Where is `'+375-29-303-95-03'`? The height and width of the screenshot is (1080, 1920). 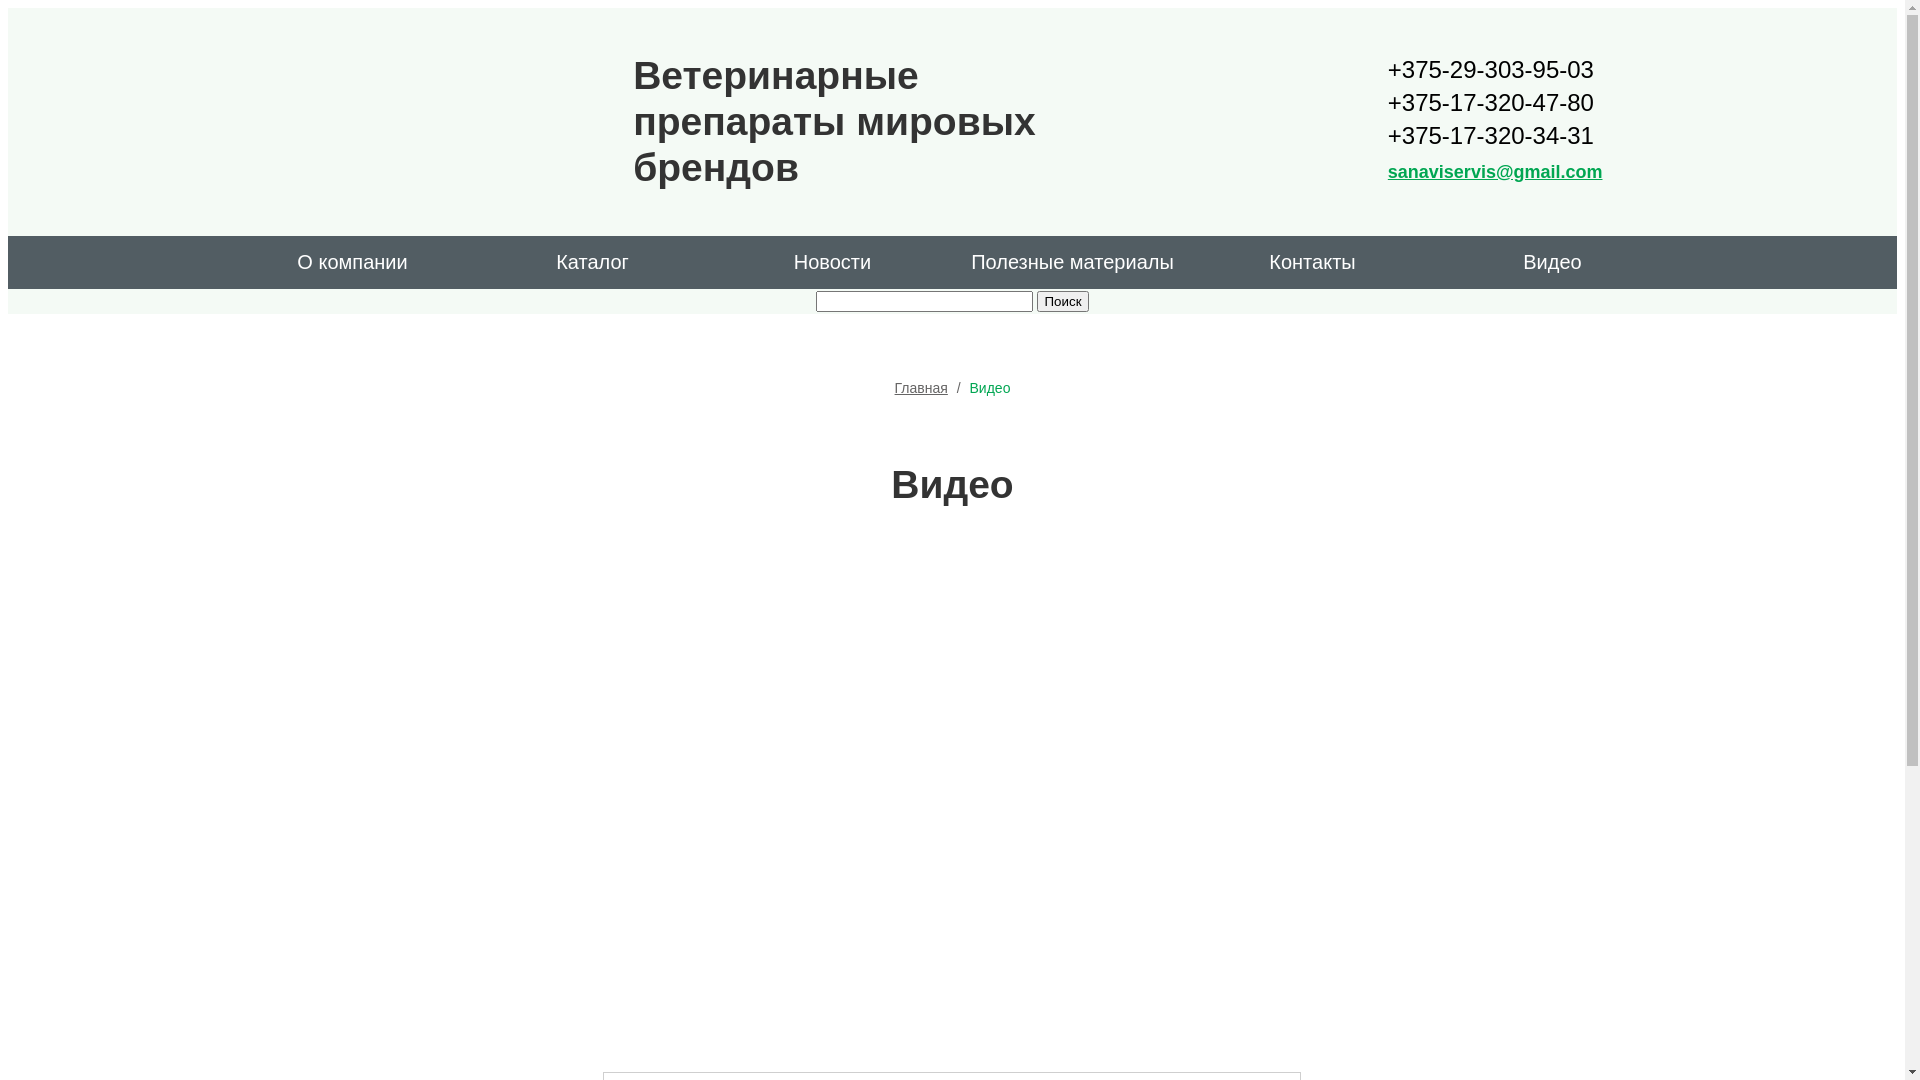
'+375-29-303-95-03' is located at coordinates (1386, 68).